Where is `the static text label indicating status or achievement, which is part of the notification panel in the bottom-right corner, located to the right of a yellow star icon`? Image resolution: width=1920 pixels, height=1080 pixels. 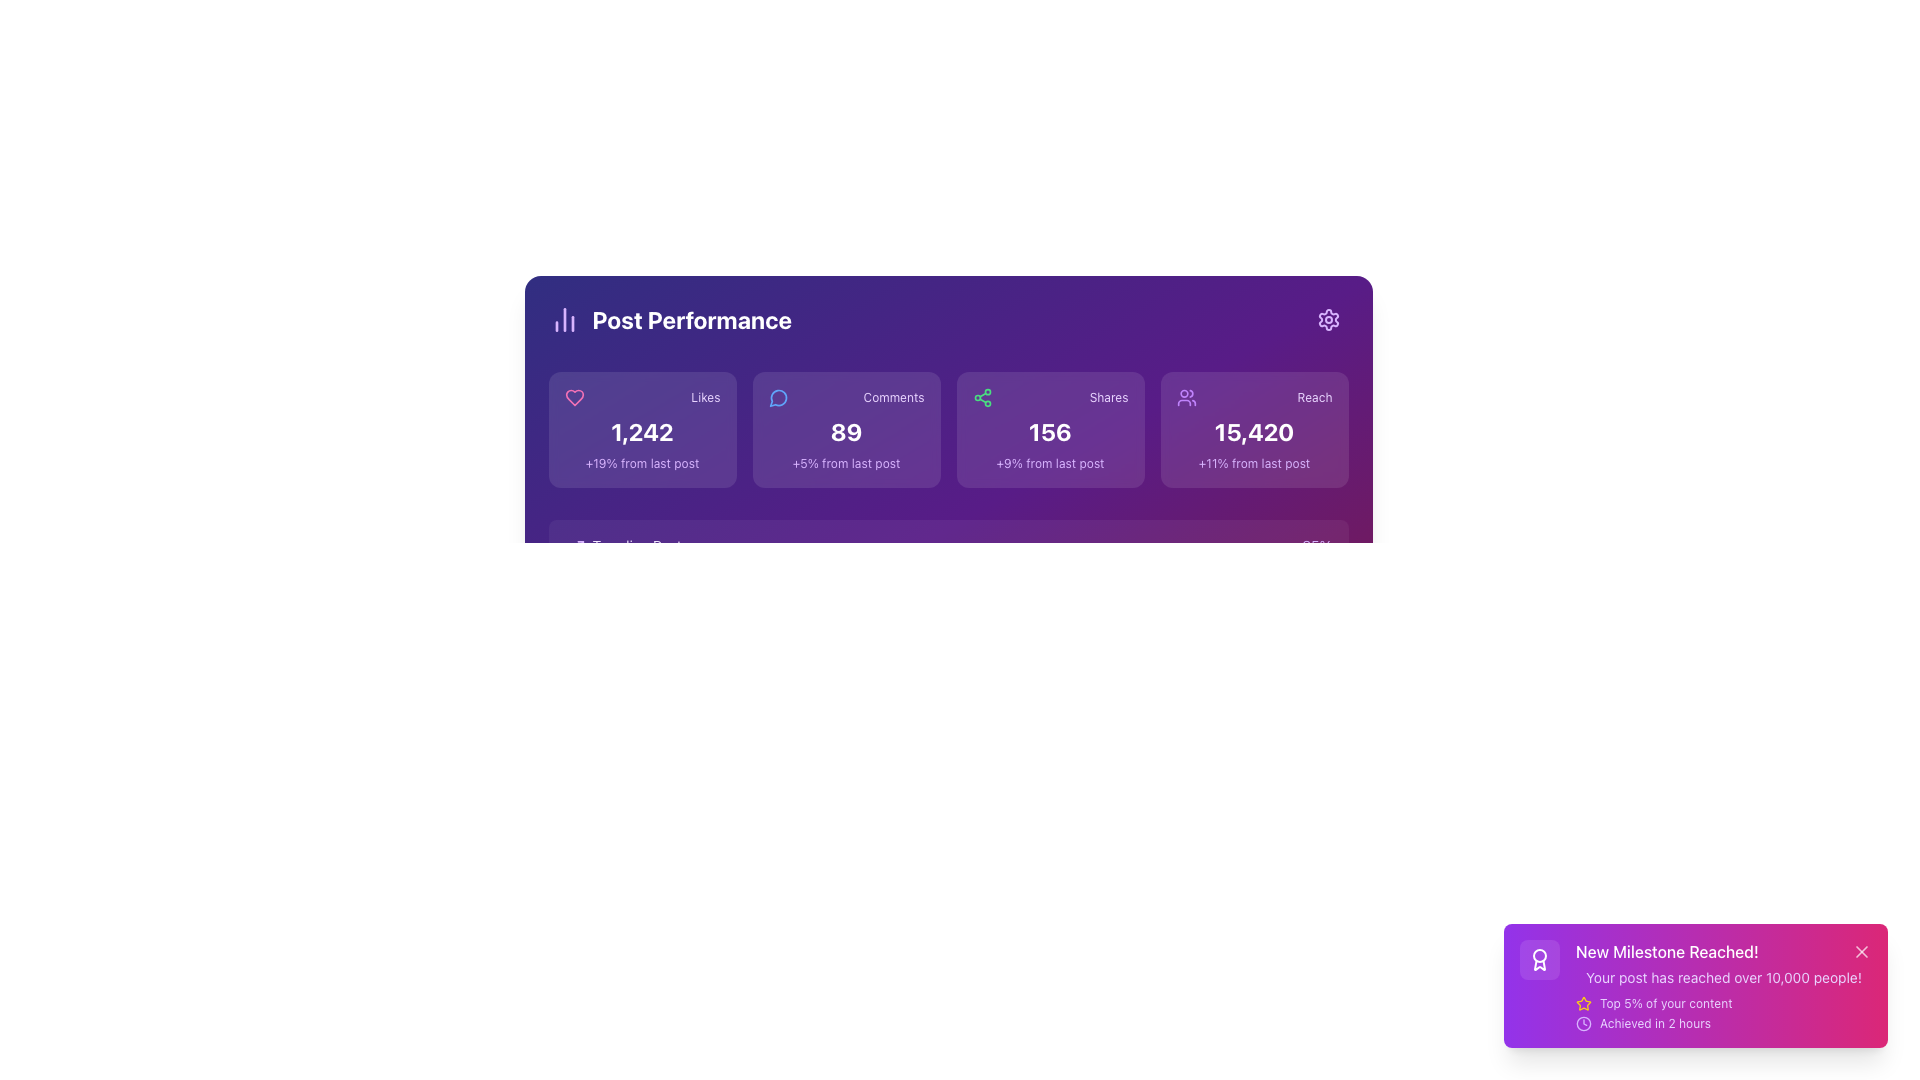
the static text label indicating status or achievement, which is part of the notification panel in the bottom-right corner, located to the right of a yellow star icon is located at coordinates (1666, 1003).